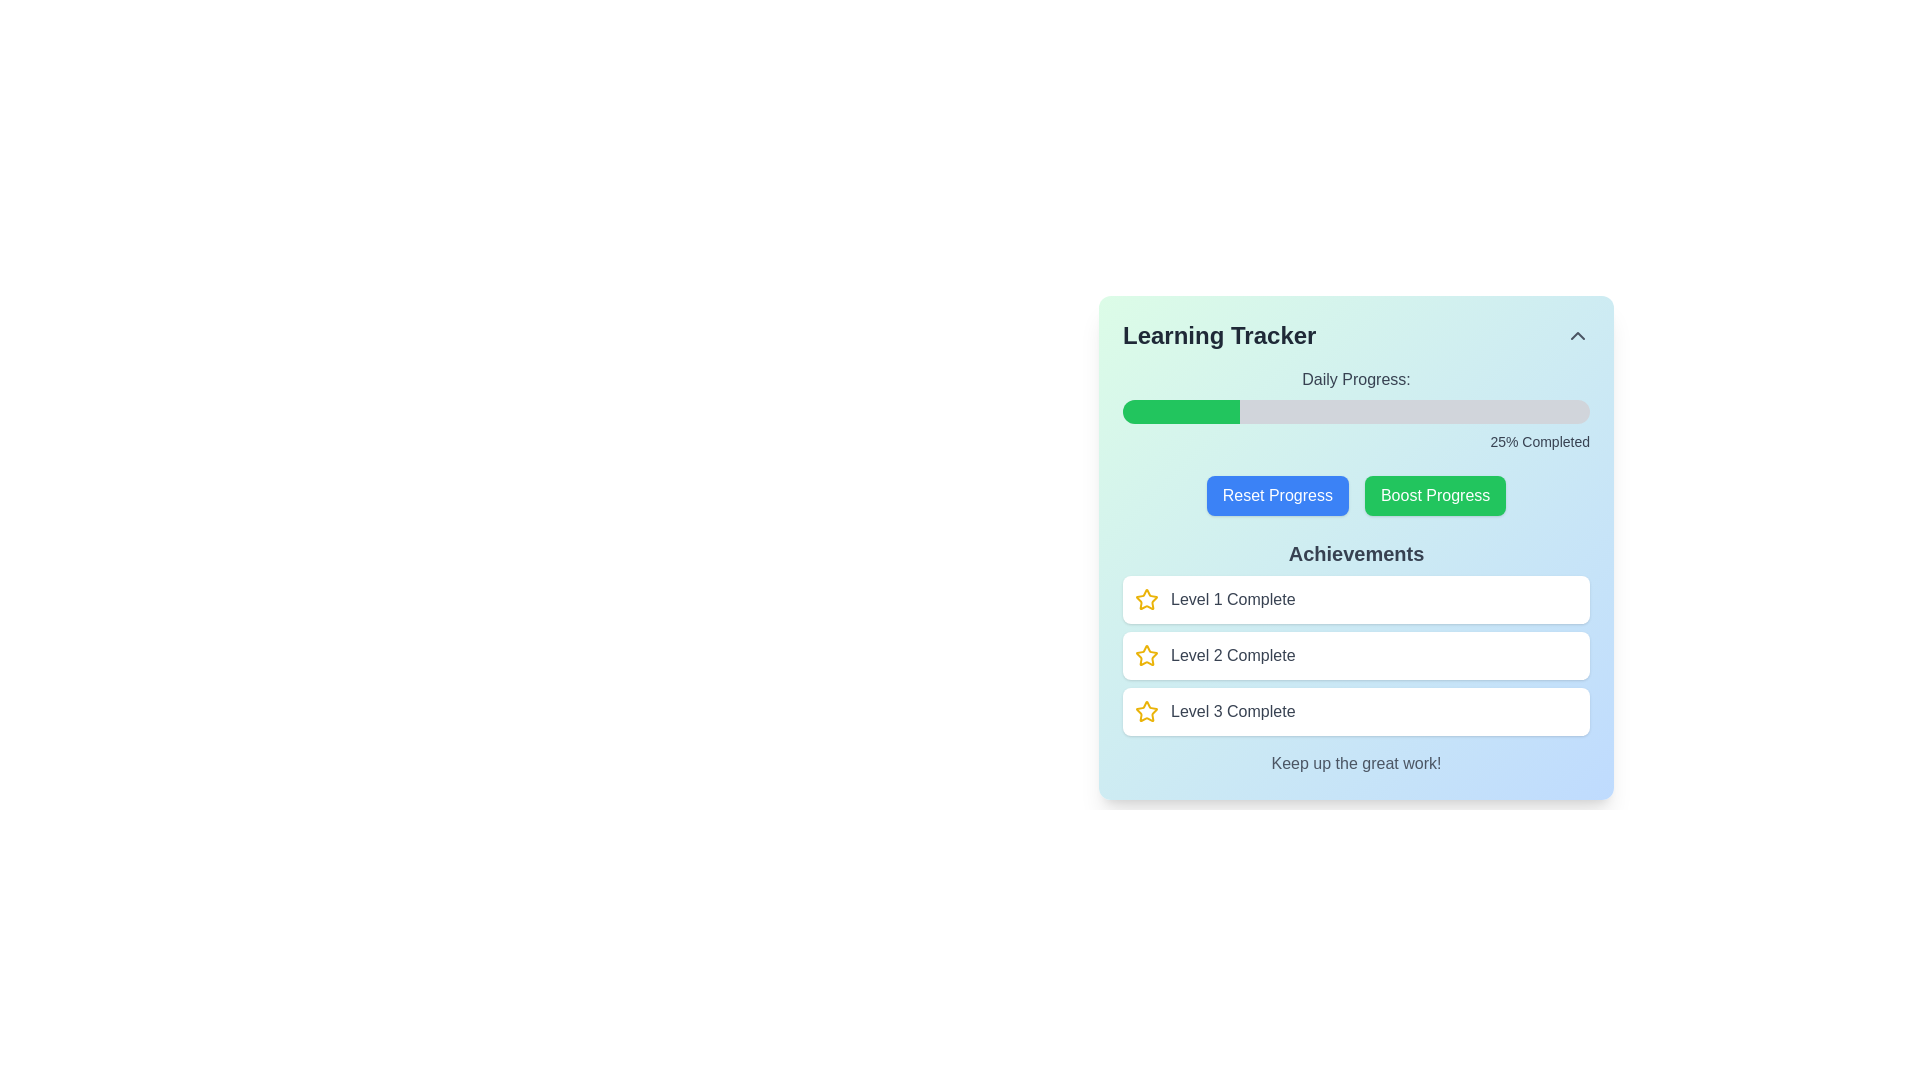  I want to click on the Progress indicator block that lists achievements such as 'Level 1 Complete', 'Level 2 Complete', and 'Level 3 Complete', positioned near the center of the 'Achievements' panel, so click(1356, 655).